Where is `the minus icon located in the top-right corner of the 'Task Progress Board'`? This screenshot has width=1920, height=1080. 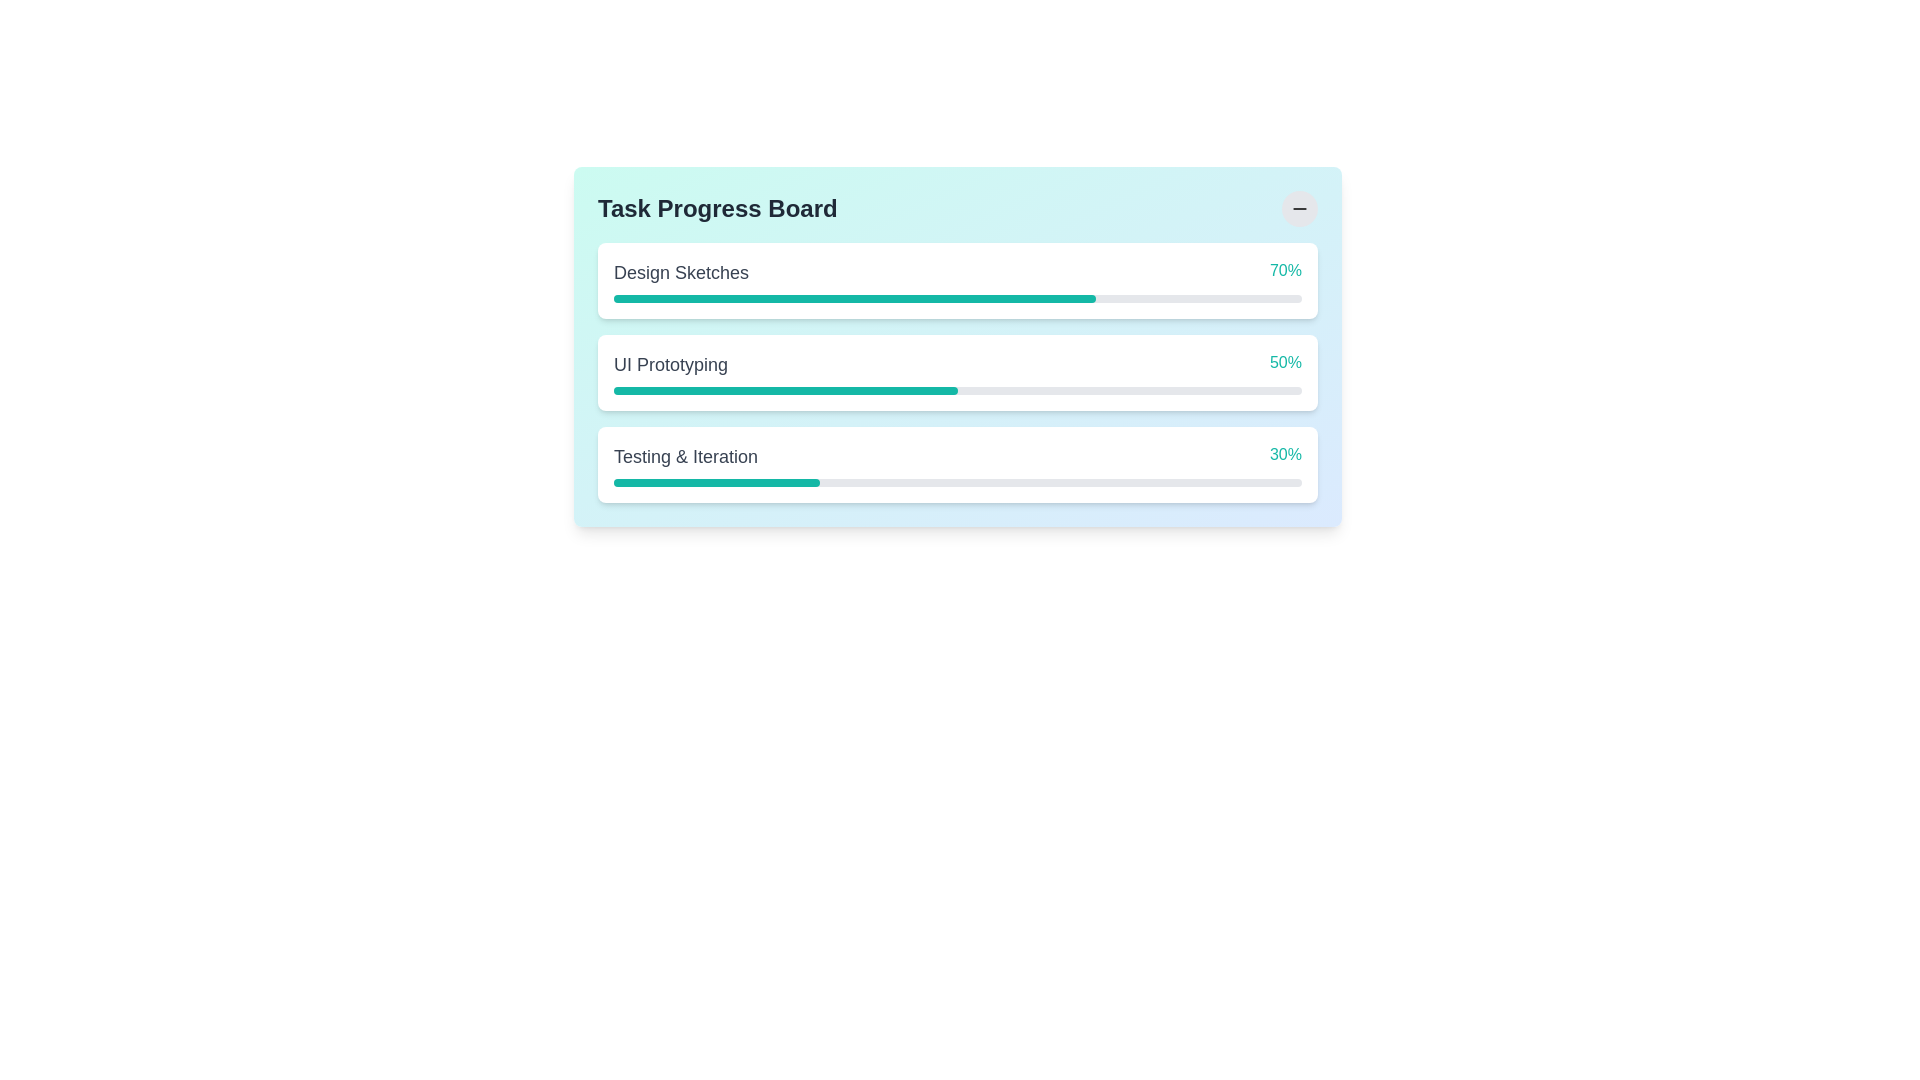 the minus icon located in the top-right corner of the 'Task Progress Board' is located at coordinates (1300, 208).